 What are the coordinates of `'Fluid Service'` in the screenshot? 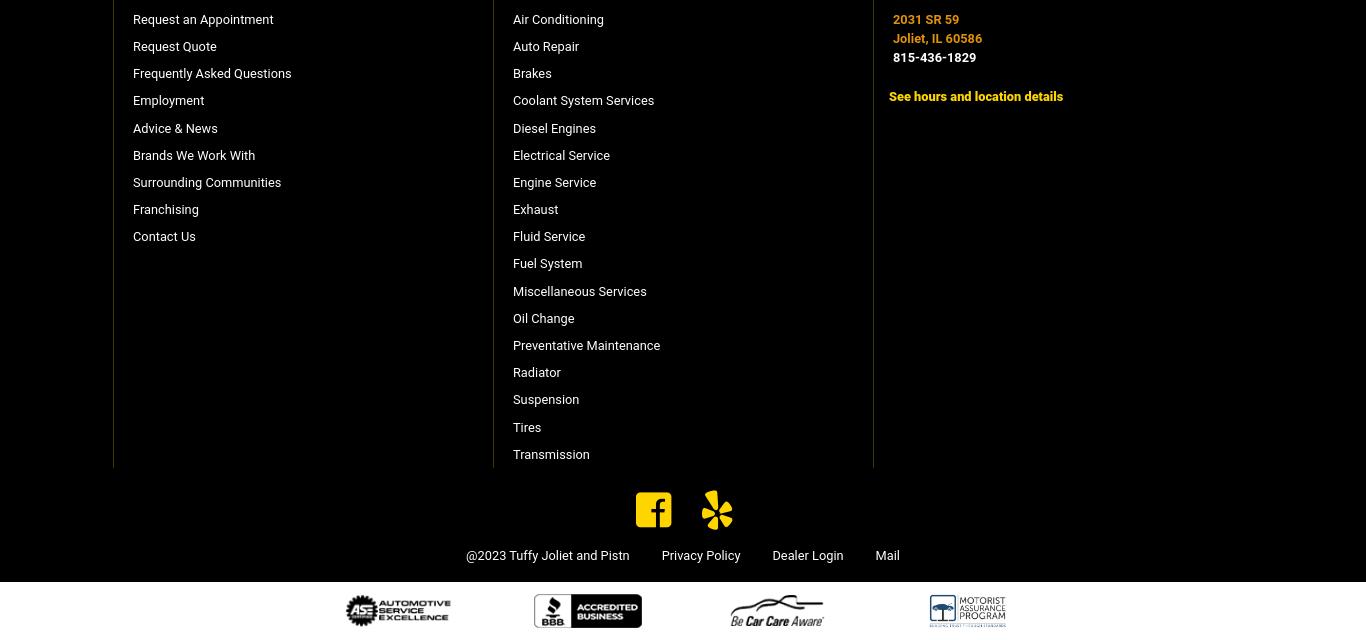 It's located at (548, 236).